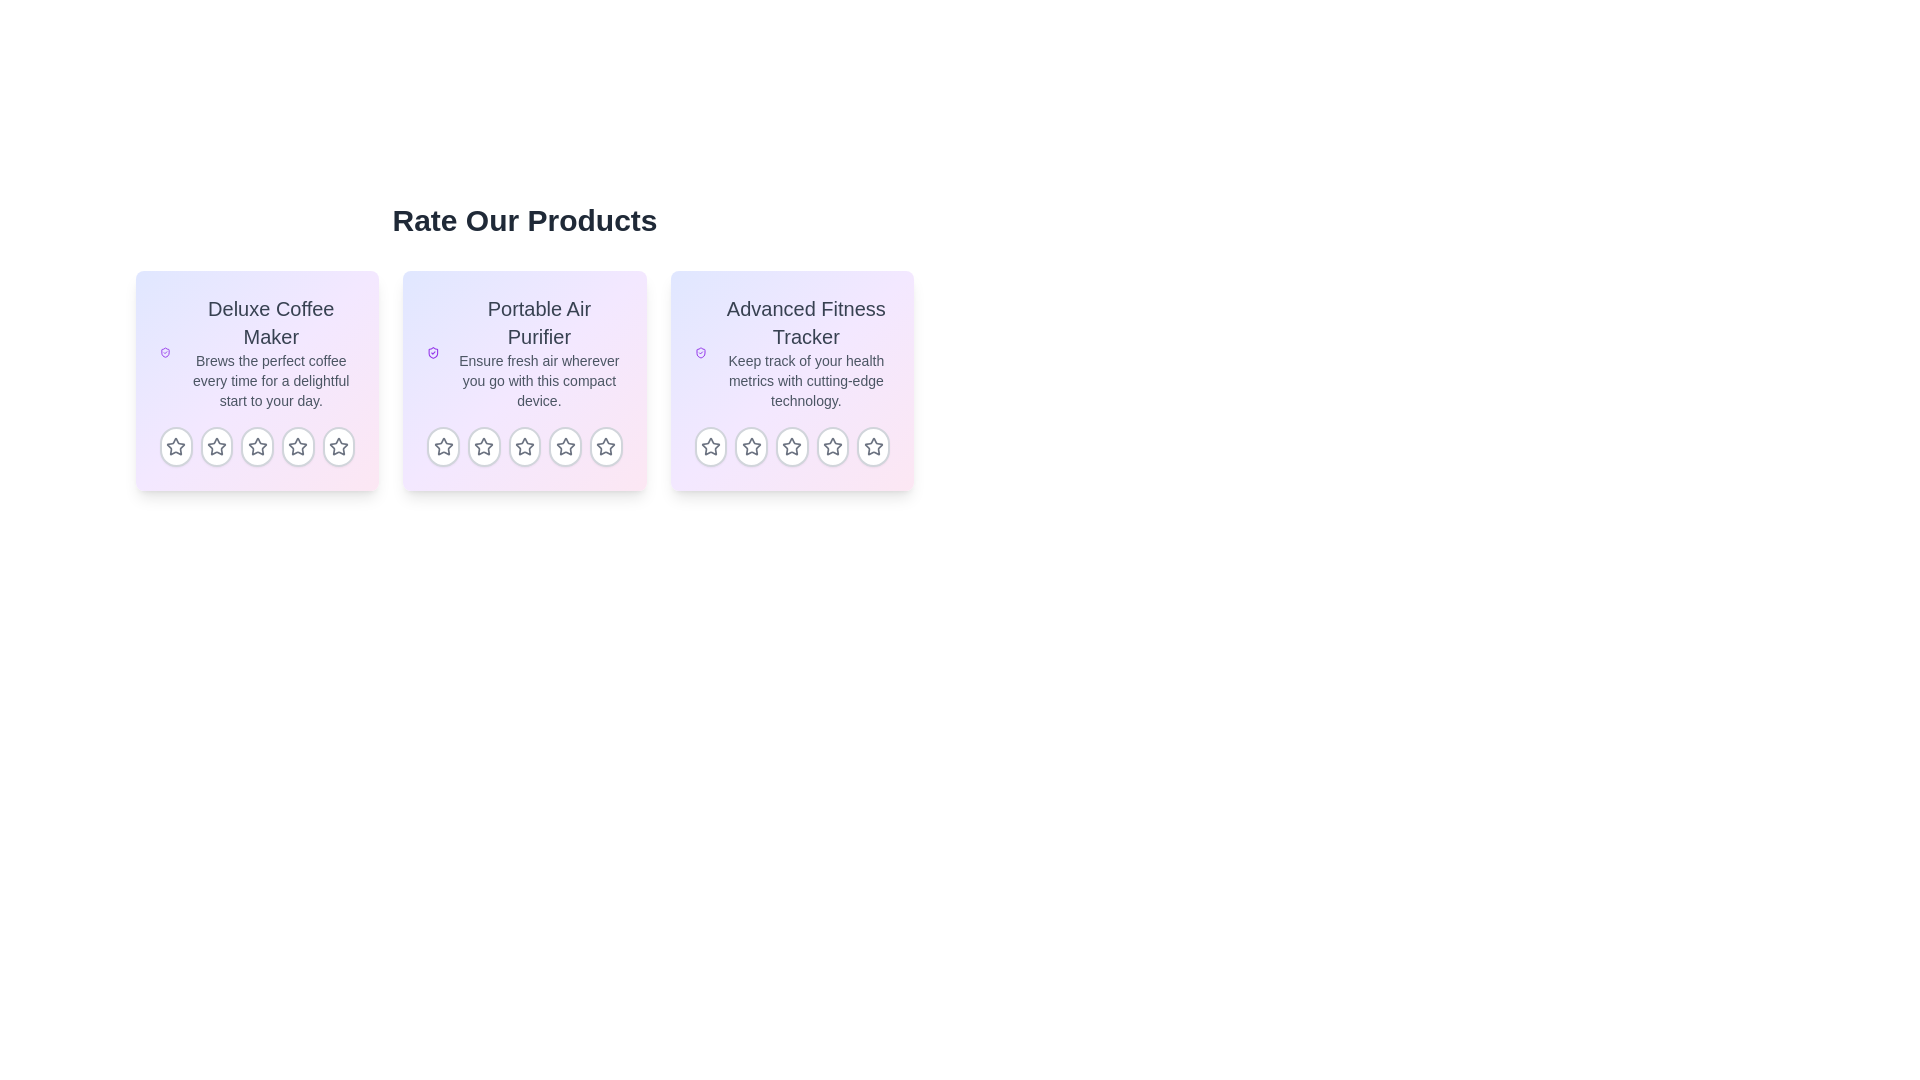  I want to click on the Text label (Heading) that serves as the title of the product, positioned at the top of the third product card in a row of three, so click(806, 322).